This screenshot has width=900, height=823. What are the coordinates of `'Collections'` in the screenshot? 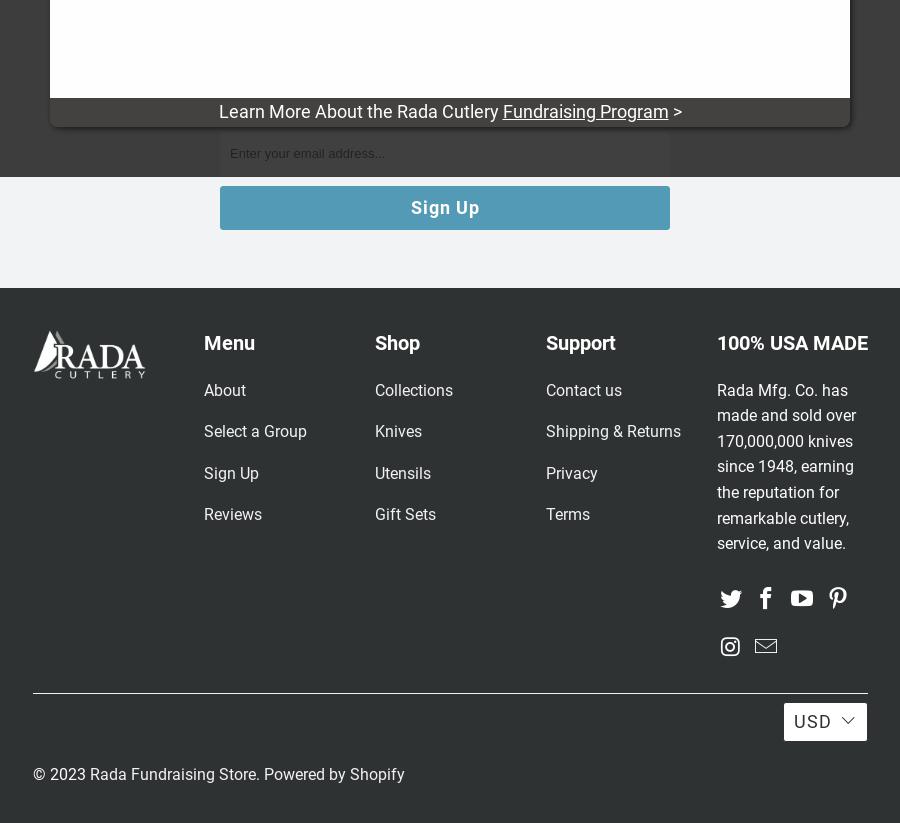 It's located at (413, 388).